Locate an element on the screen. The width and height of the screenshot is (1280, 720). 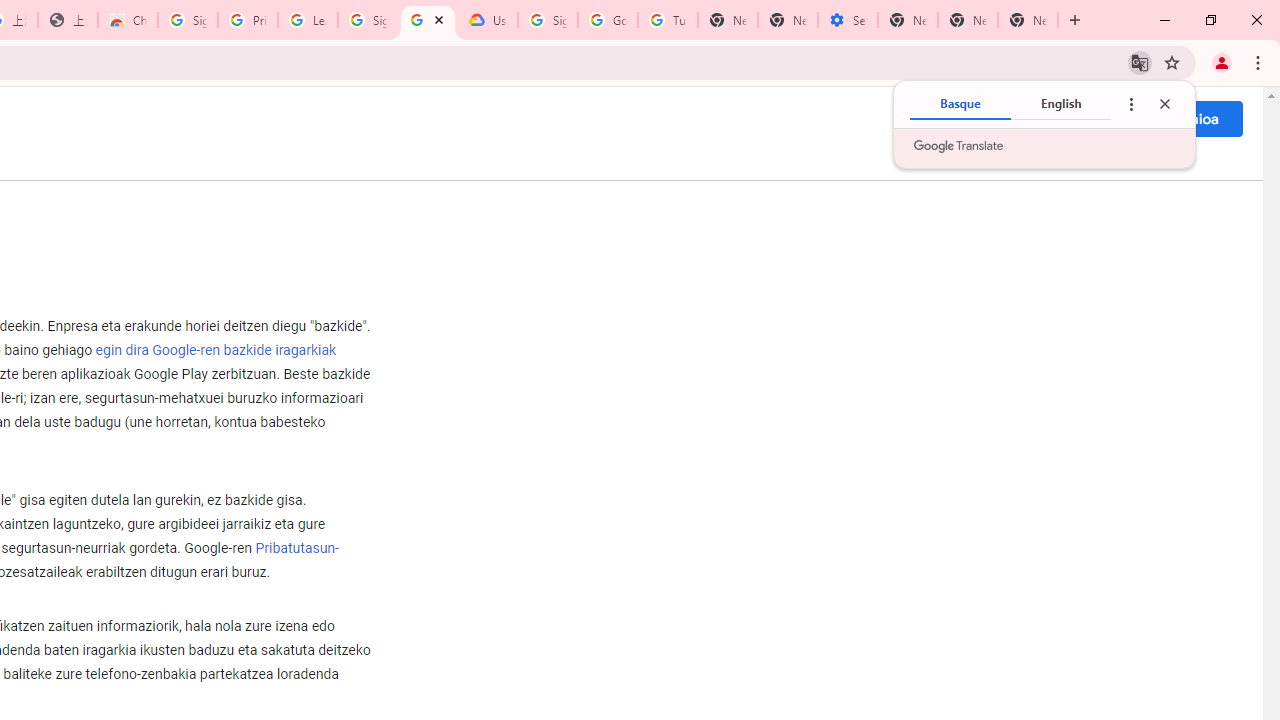
'Sign in - Google Accounts' is located at coordinates (187, 20).